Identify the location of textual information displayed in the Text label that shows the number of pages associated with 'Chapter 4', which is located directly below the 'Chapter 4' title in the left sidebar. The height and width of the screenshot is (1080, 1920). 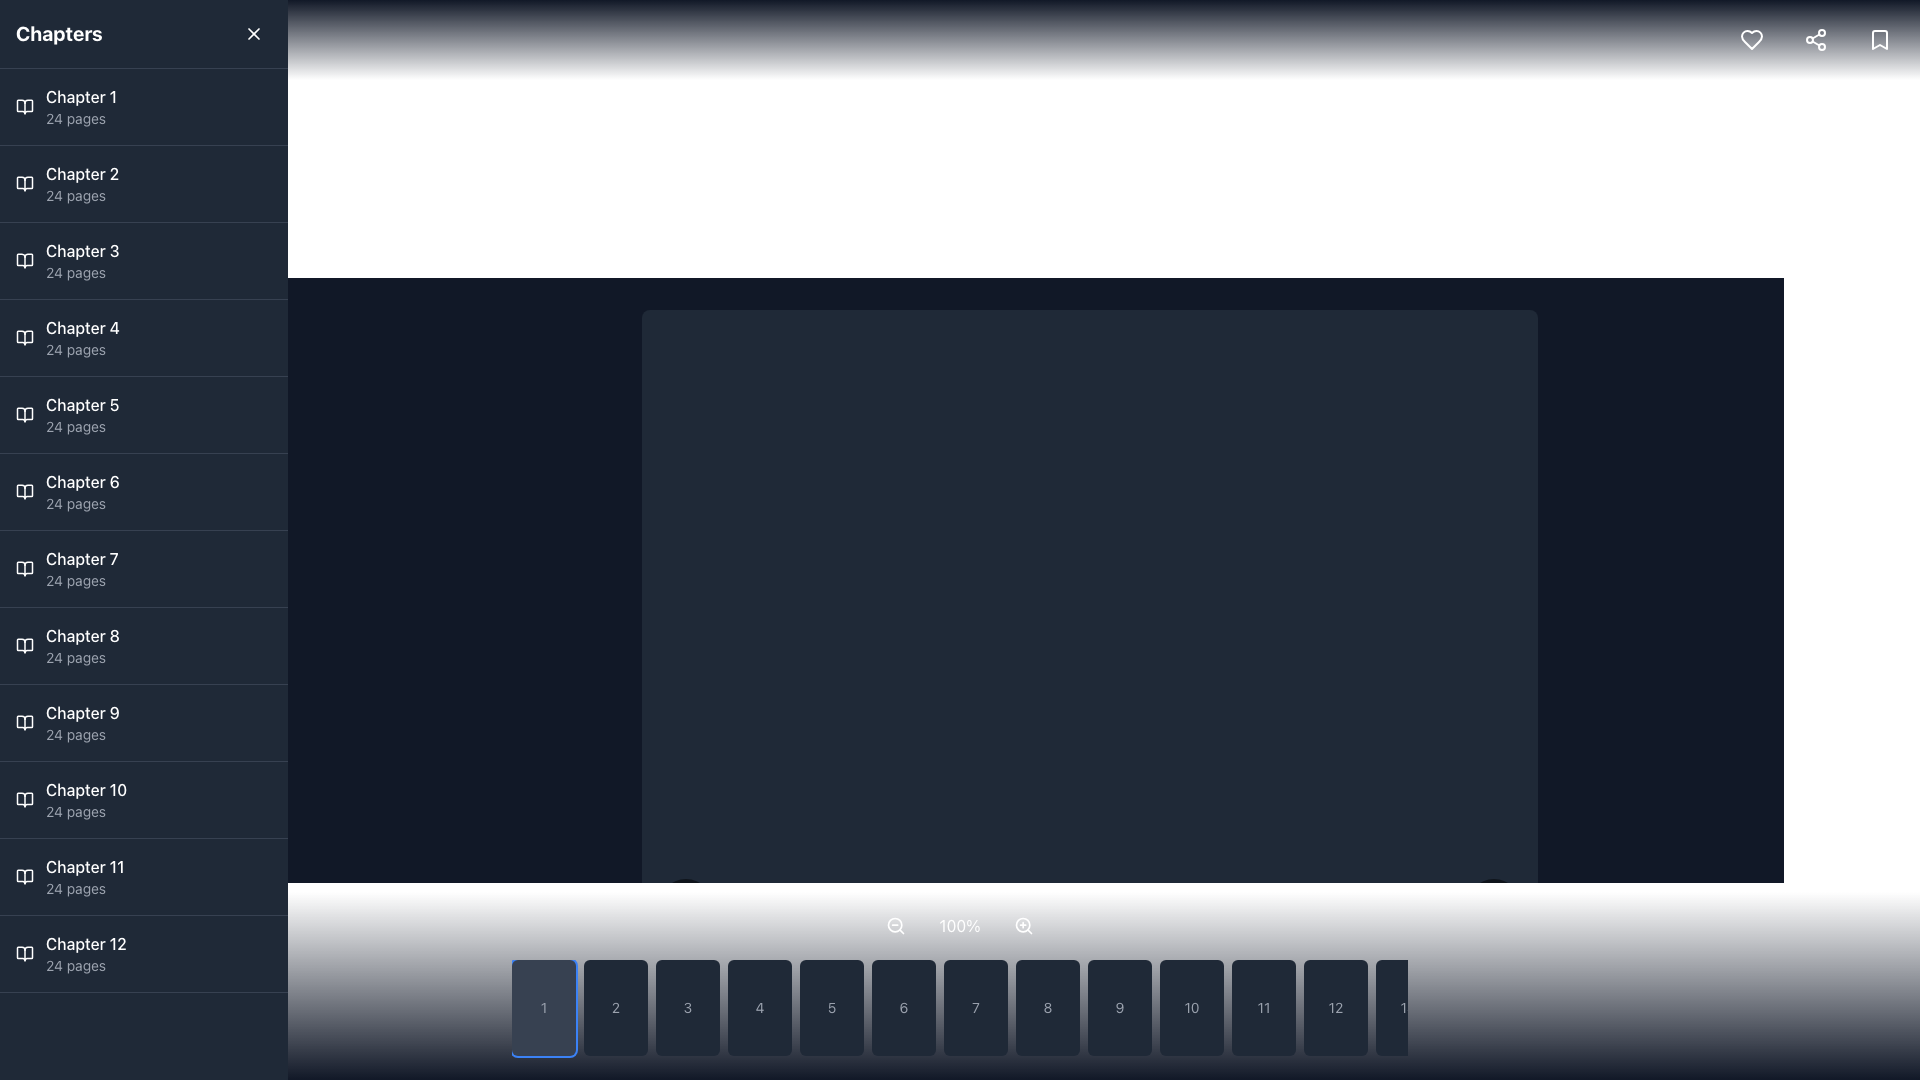
(81, 349).